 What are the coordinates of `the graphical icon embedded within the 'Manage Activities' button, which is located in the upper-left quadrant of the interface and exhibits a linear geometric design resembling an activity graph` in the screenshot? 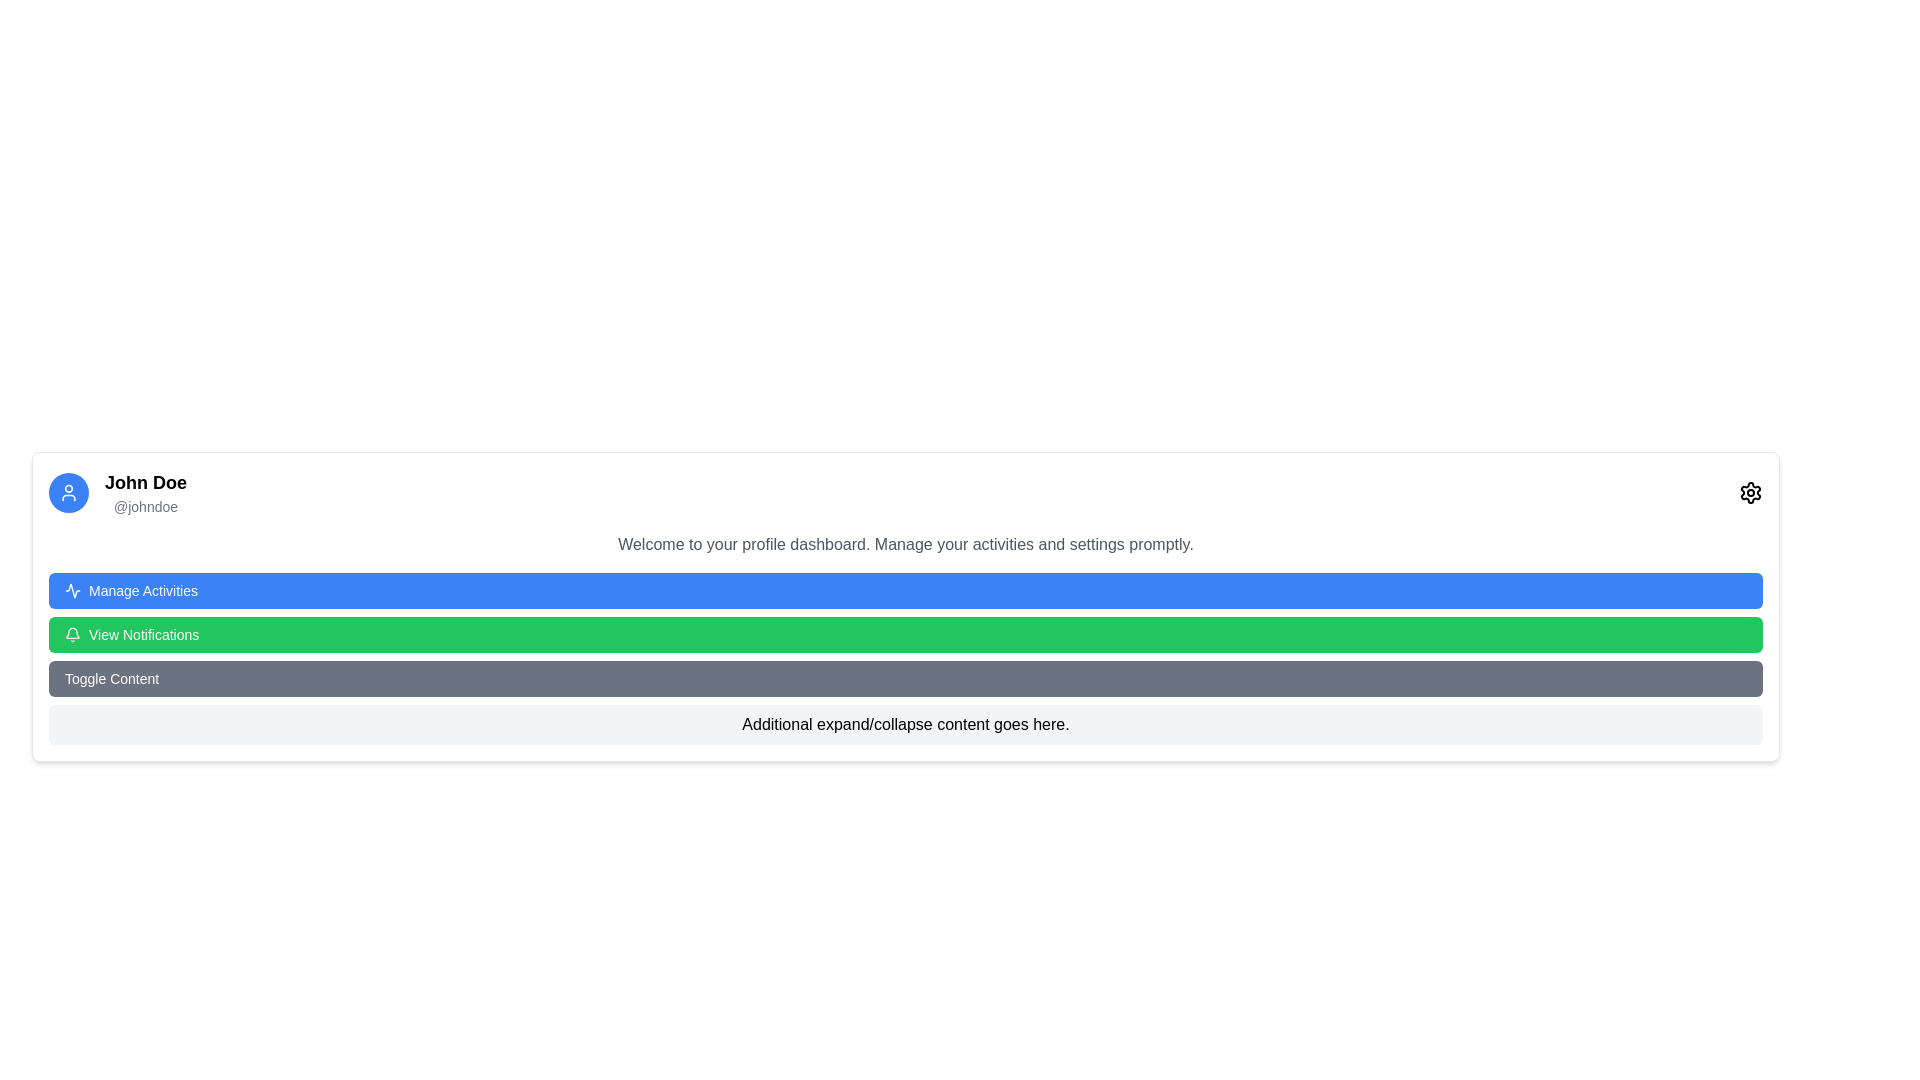 It's located at (72, 589).